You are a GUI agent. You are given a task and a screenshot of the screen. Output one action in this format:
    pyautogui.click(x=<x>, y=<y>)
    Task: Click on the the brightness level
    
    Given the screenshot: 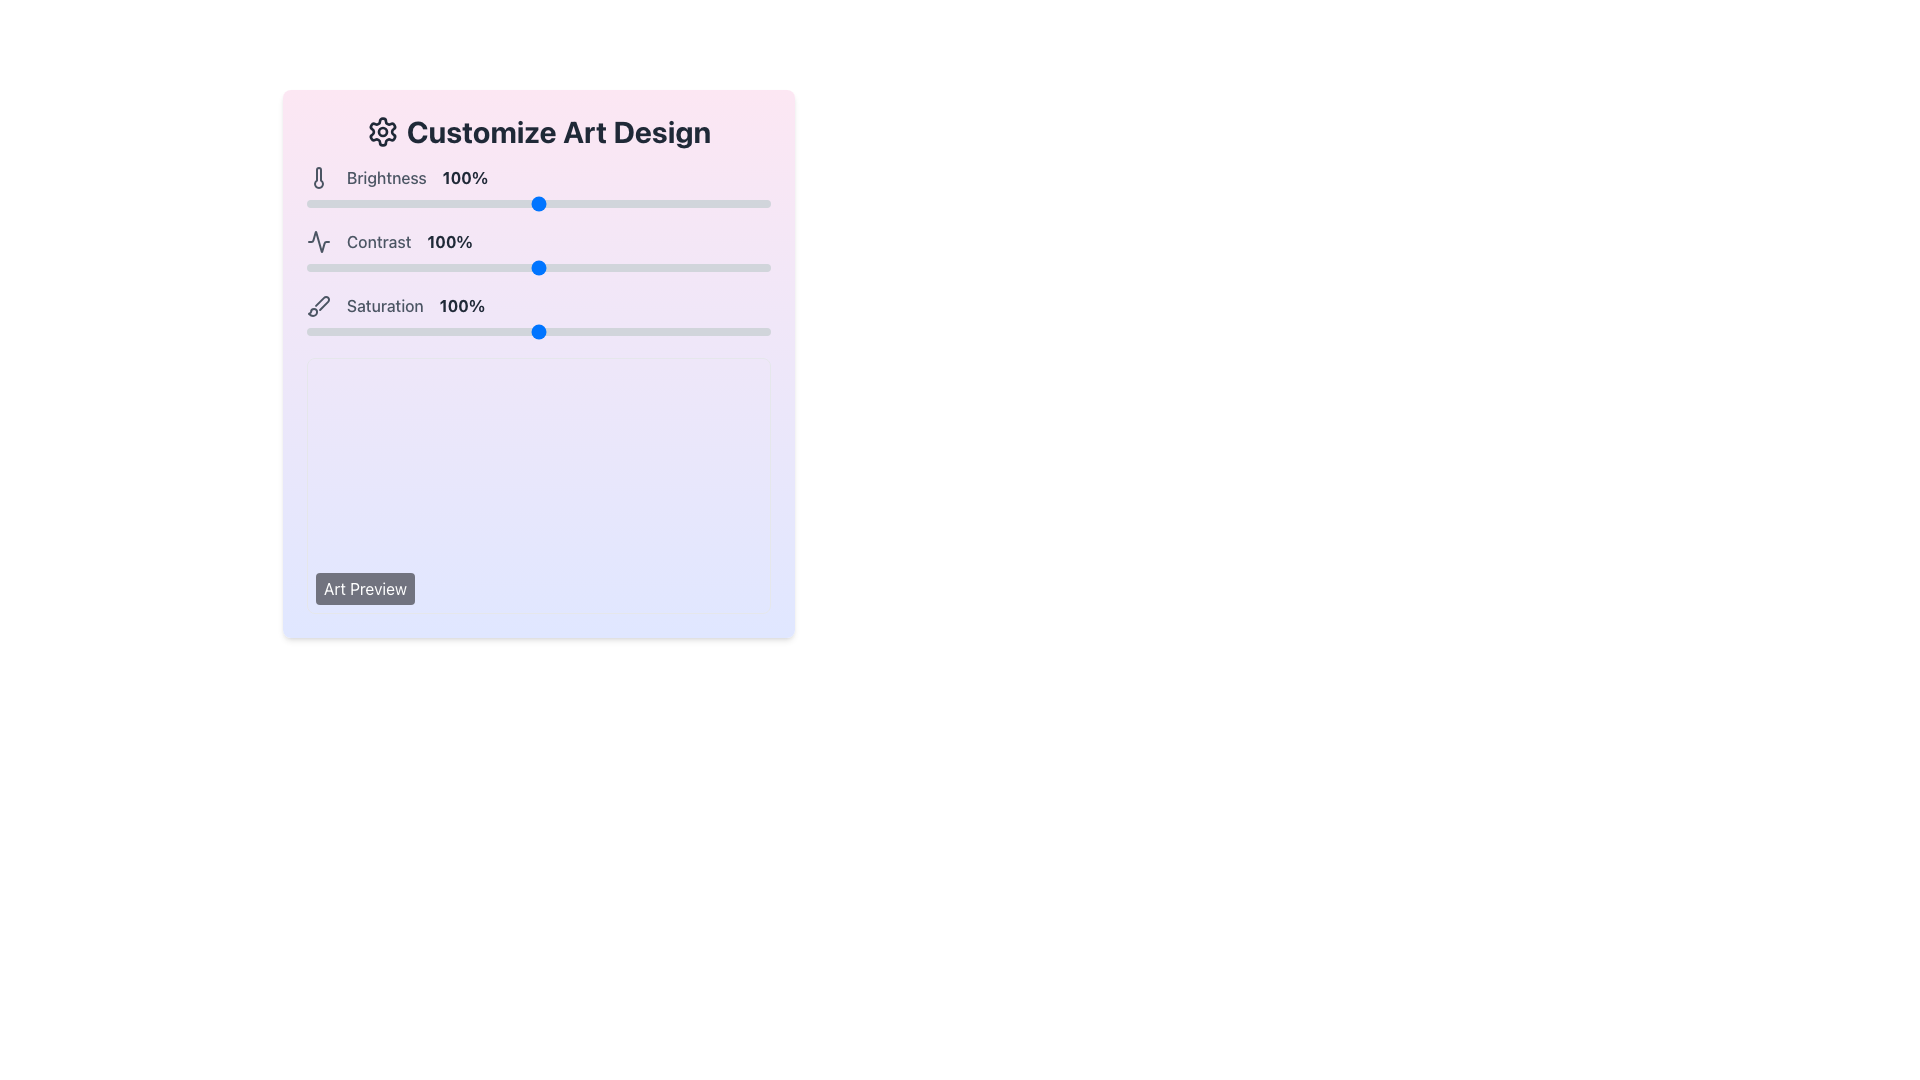 What is the action you would take?
    pyautogui.click(x=645, y=204)
    